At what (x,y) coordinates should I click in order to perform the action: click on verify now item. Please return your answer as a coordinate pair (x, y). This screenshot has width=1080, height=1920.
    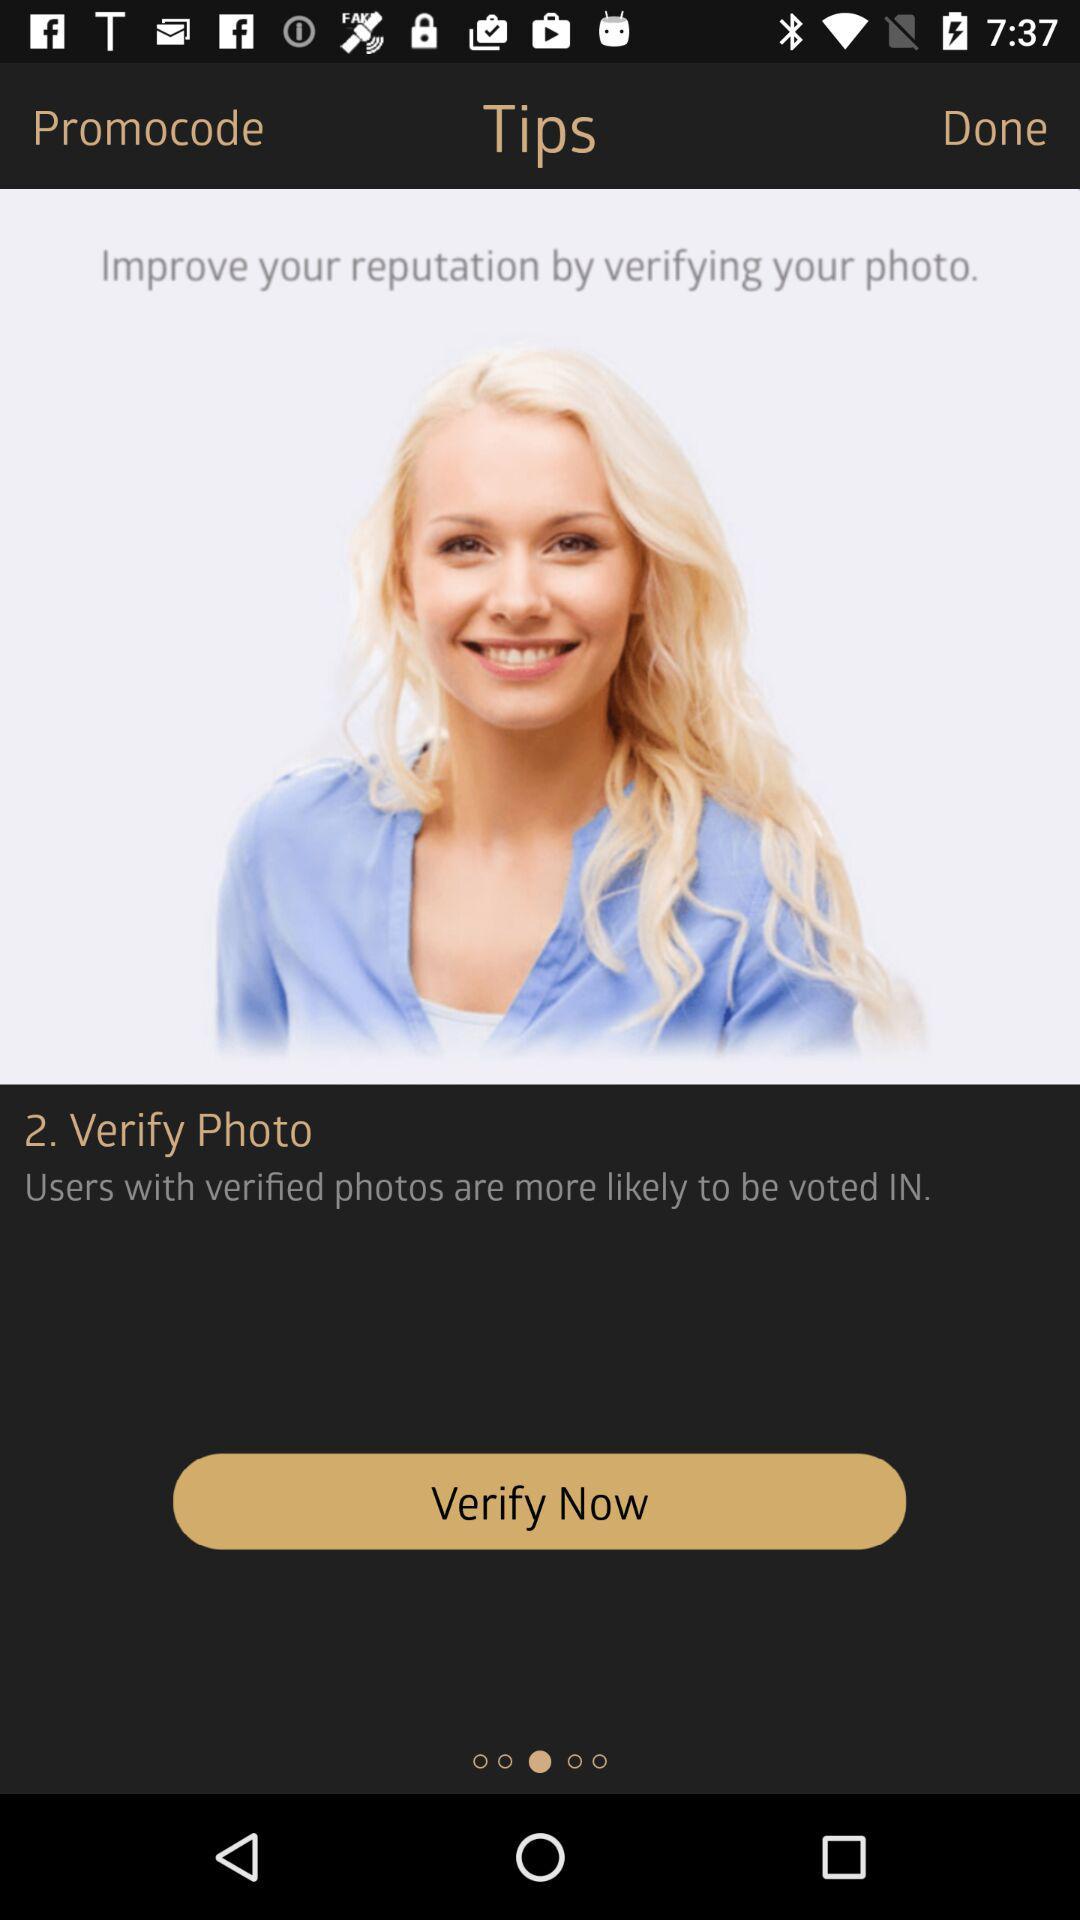
    Looking at the image, I should click on (540, 1501).